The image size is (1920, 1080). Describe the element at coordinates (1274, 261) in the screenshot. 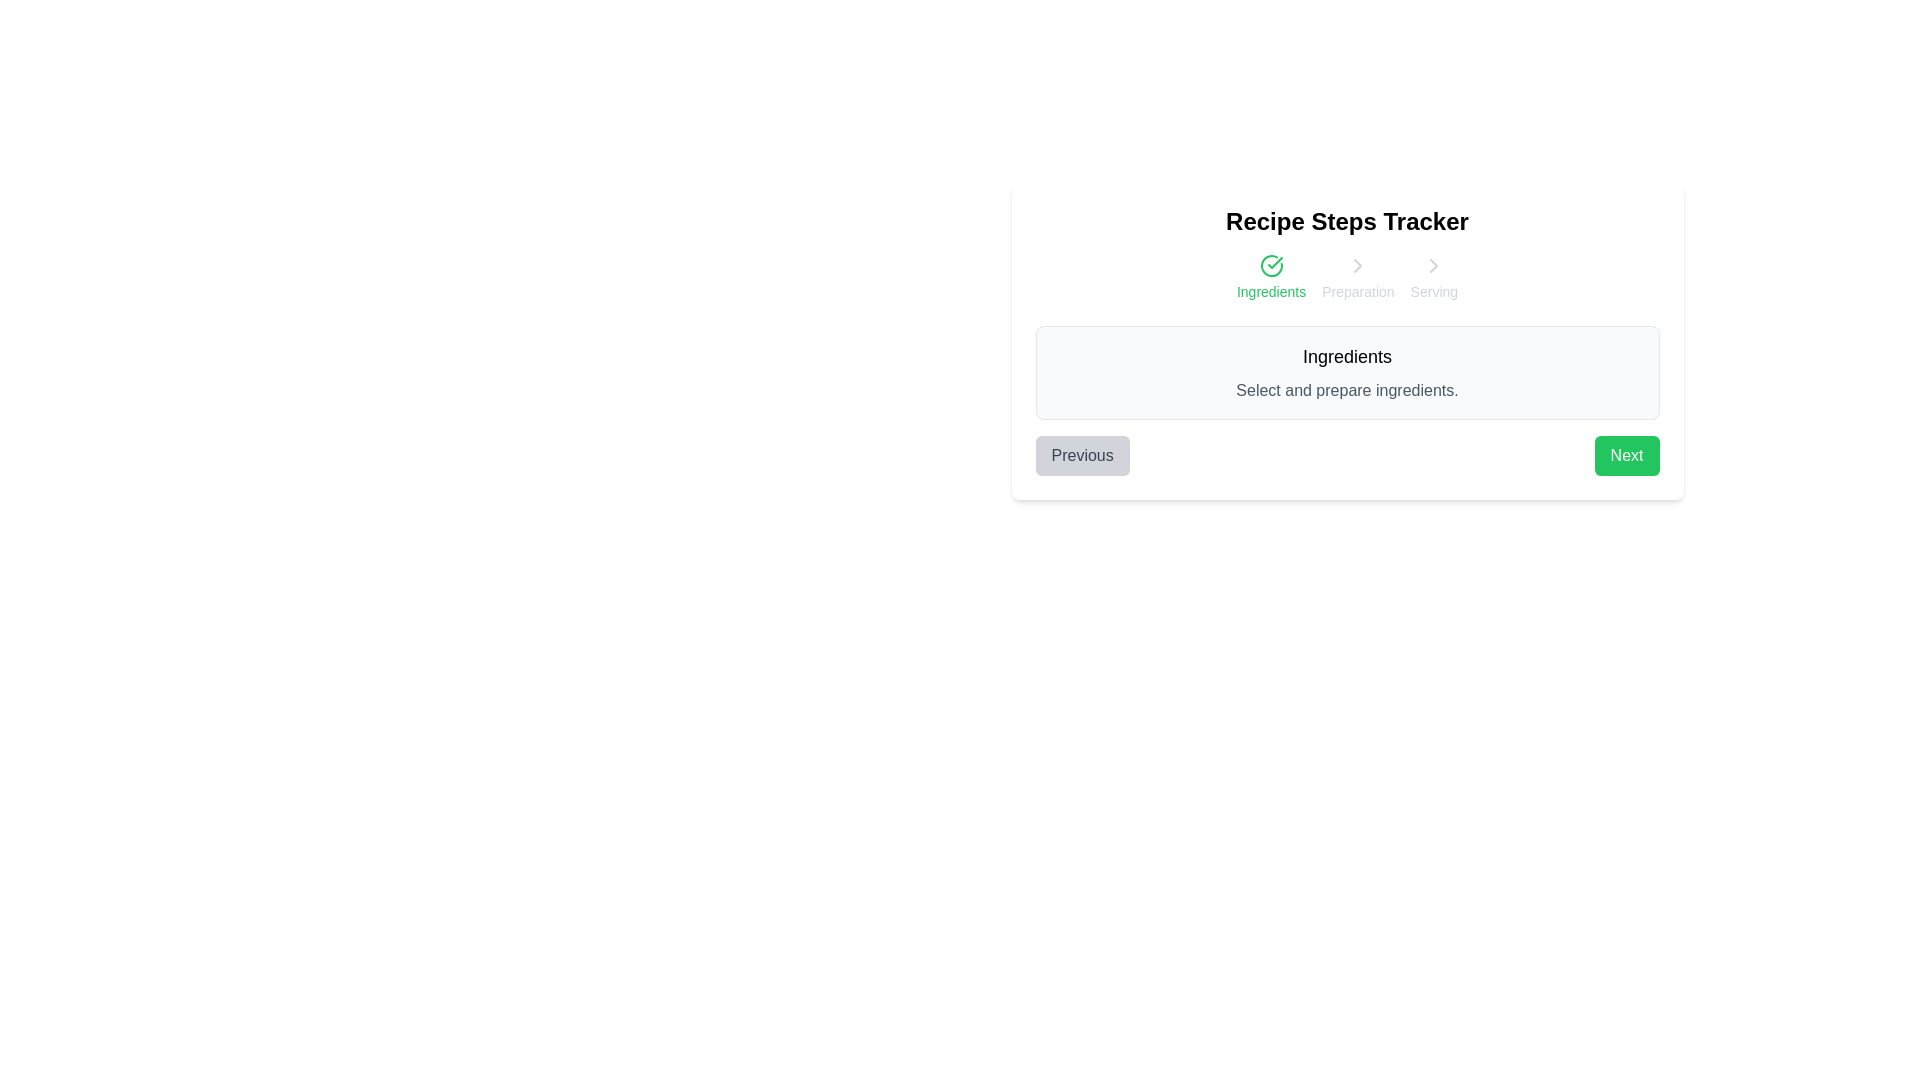

I see `the green checkmark icon, which is a vector graphic indicating completion or success, located slightly above the primary text content` at that location.